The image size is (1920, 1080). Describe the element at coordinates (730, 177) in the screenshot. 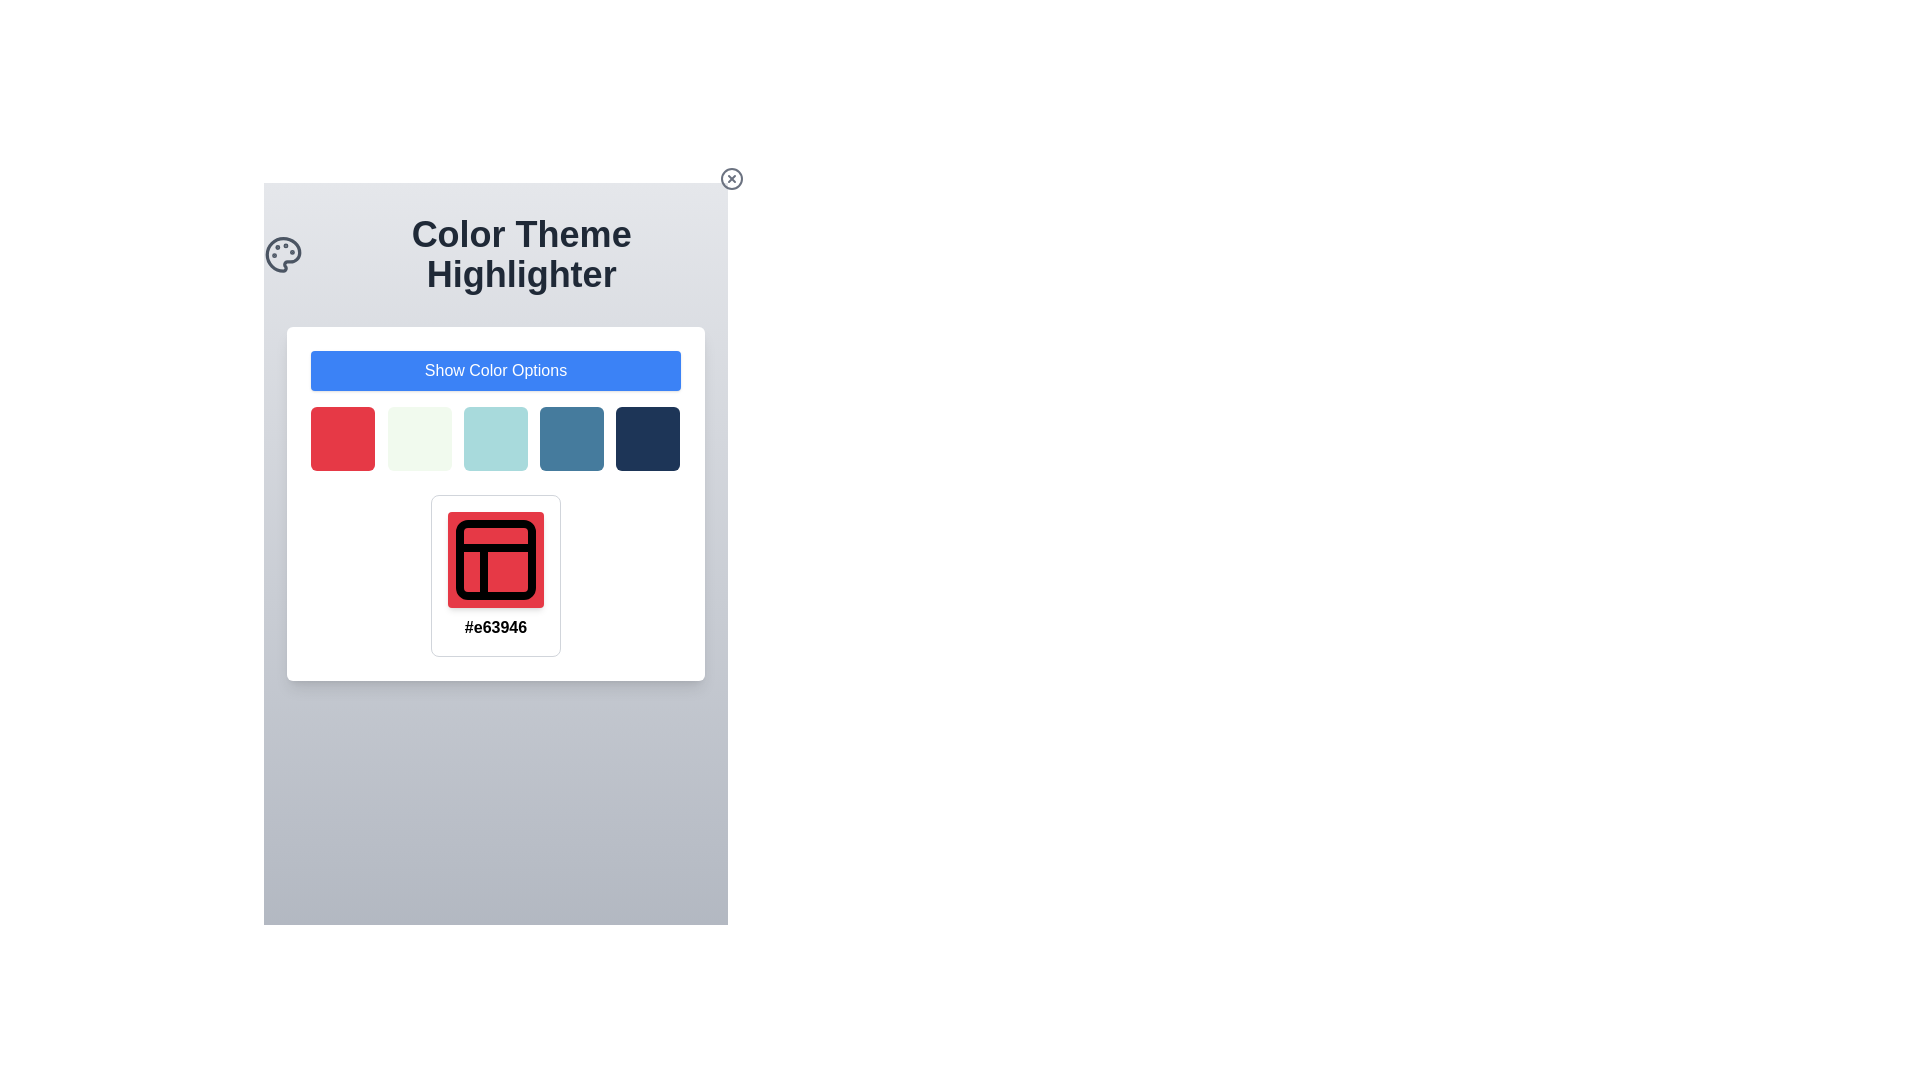

I see `the close or cancel button located at the top-right corner of the interface` at that location.